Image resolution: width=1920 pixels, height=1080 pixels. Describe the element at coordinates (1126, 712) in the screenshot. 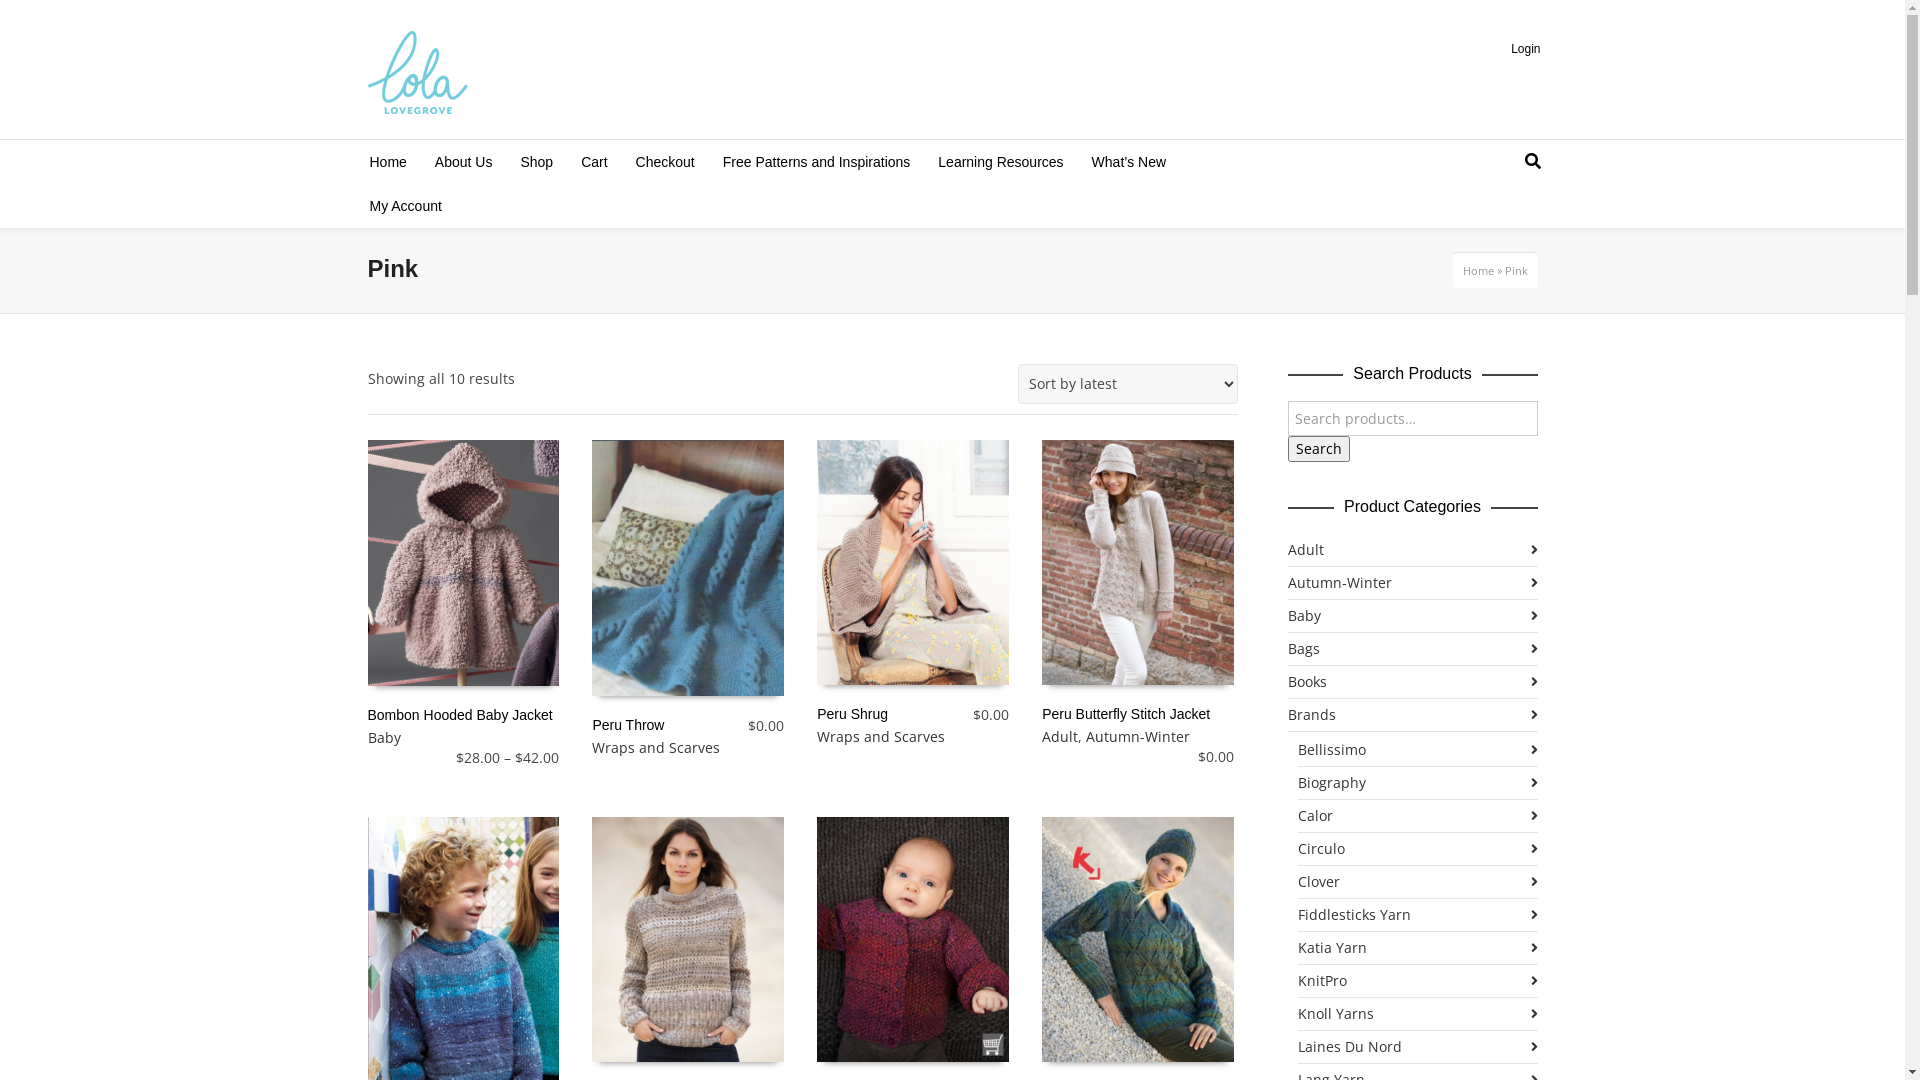

I see `'Peru Butterfly Stitch Jacket'` at that location.